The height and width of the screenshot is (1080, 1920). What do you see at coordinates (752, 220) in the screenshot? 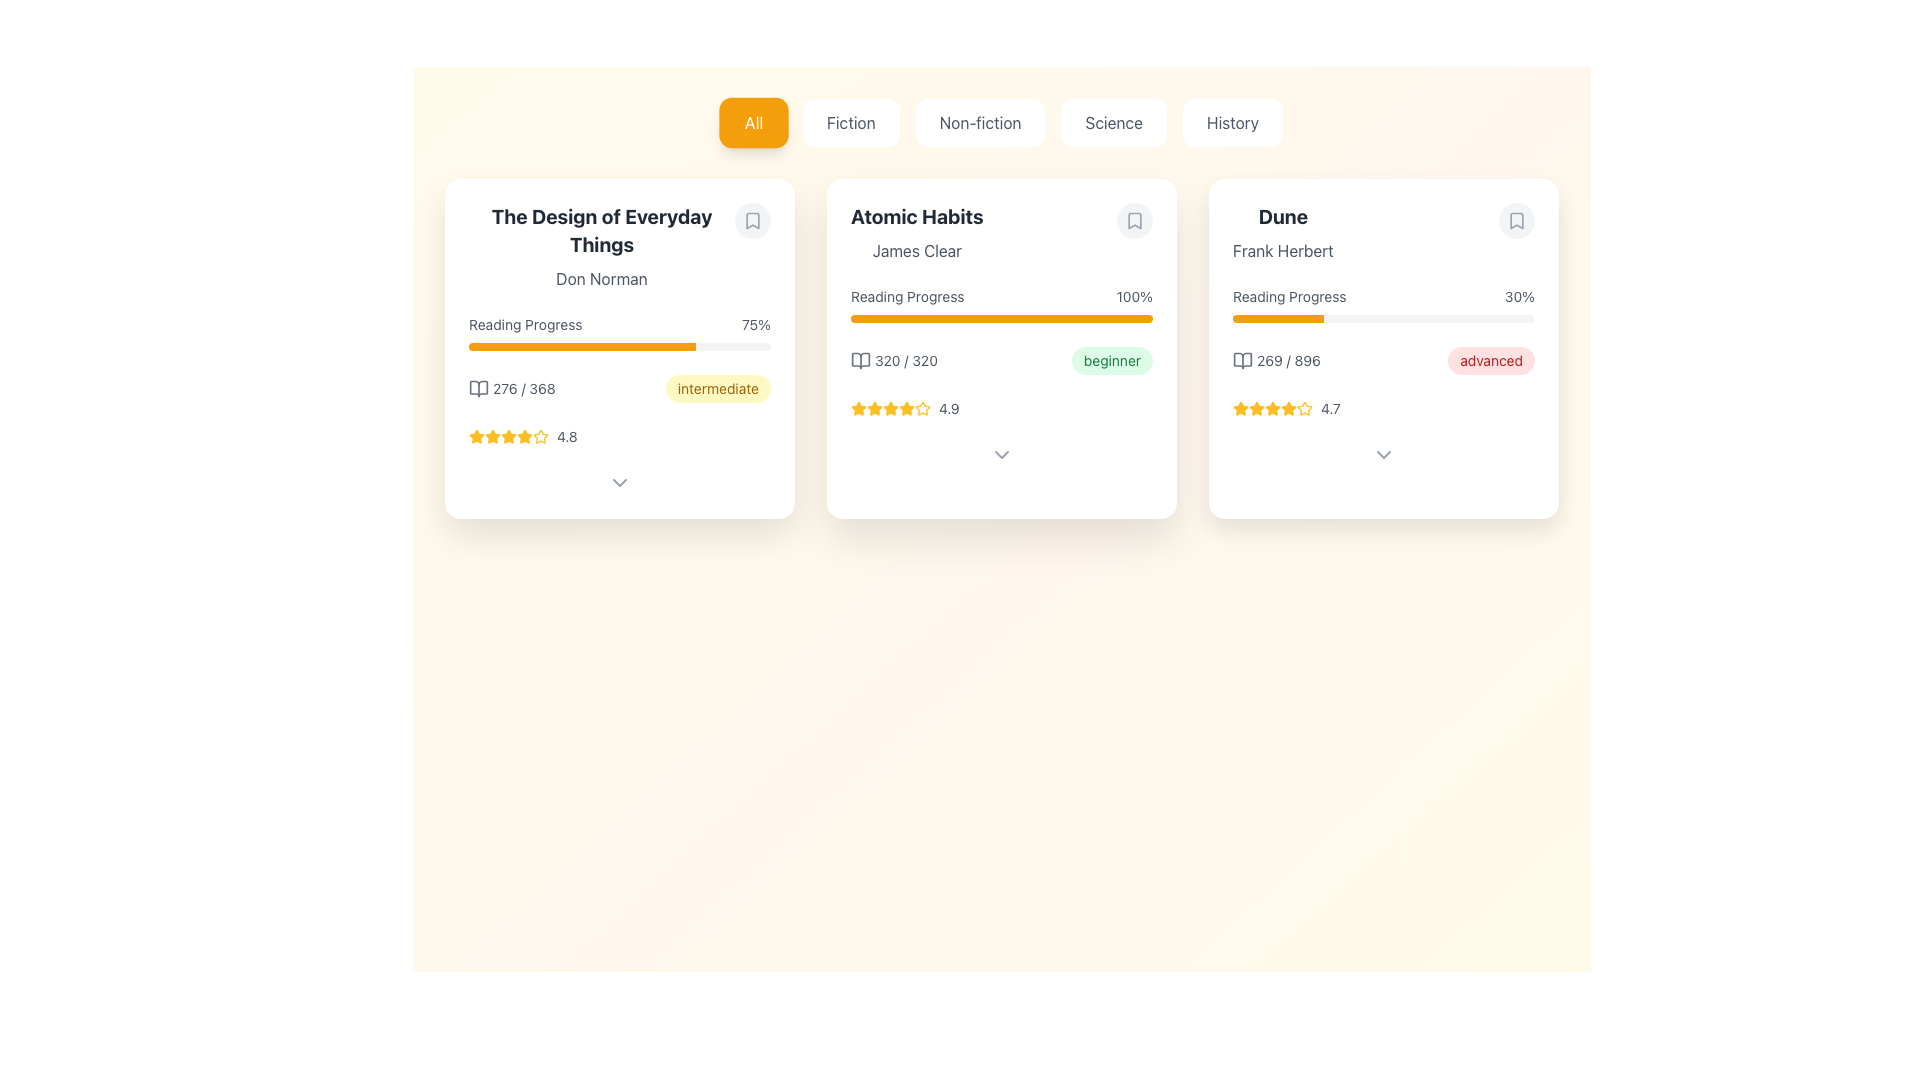
I see `the bookmark button located at the upper-right corner of the card displaying 'The Design of Everyday Things' by Don Norman` at bounding box center [752, 220].